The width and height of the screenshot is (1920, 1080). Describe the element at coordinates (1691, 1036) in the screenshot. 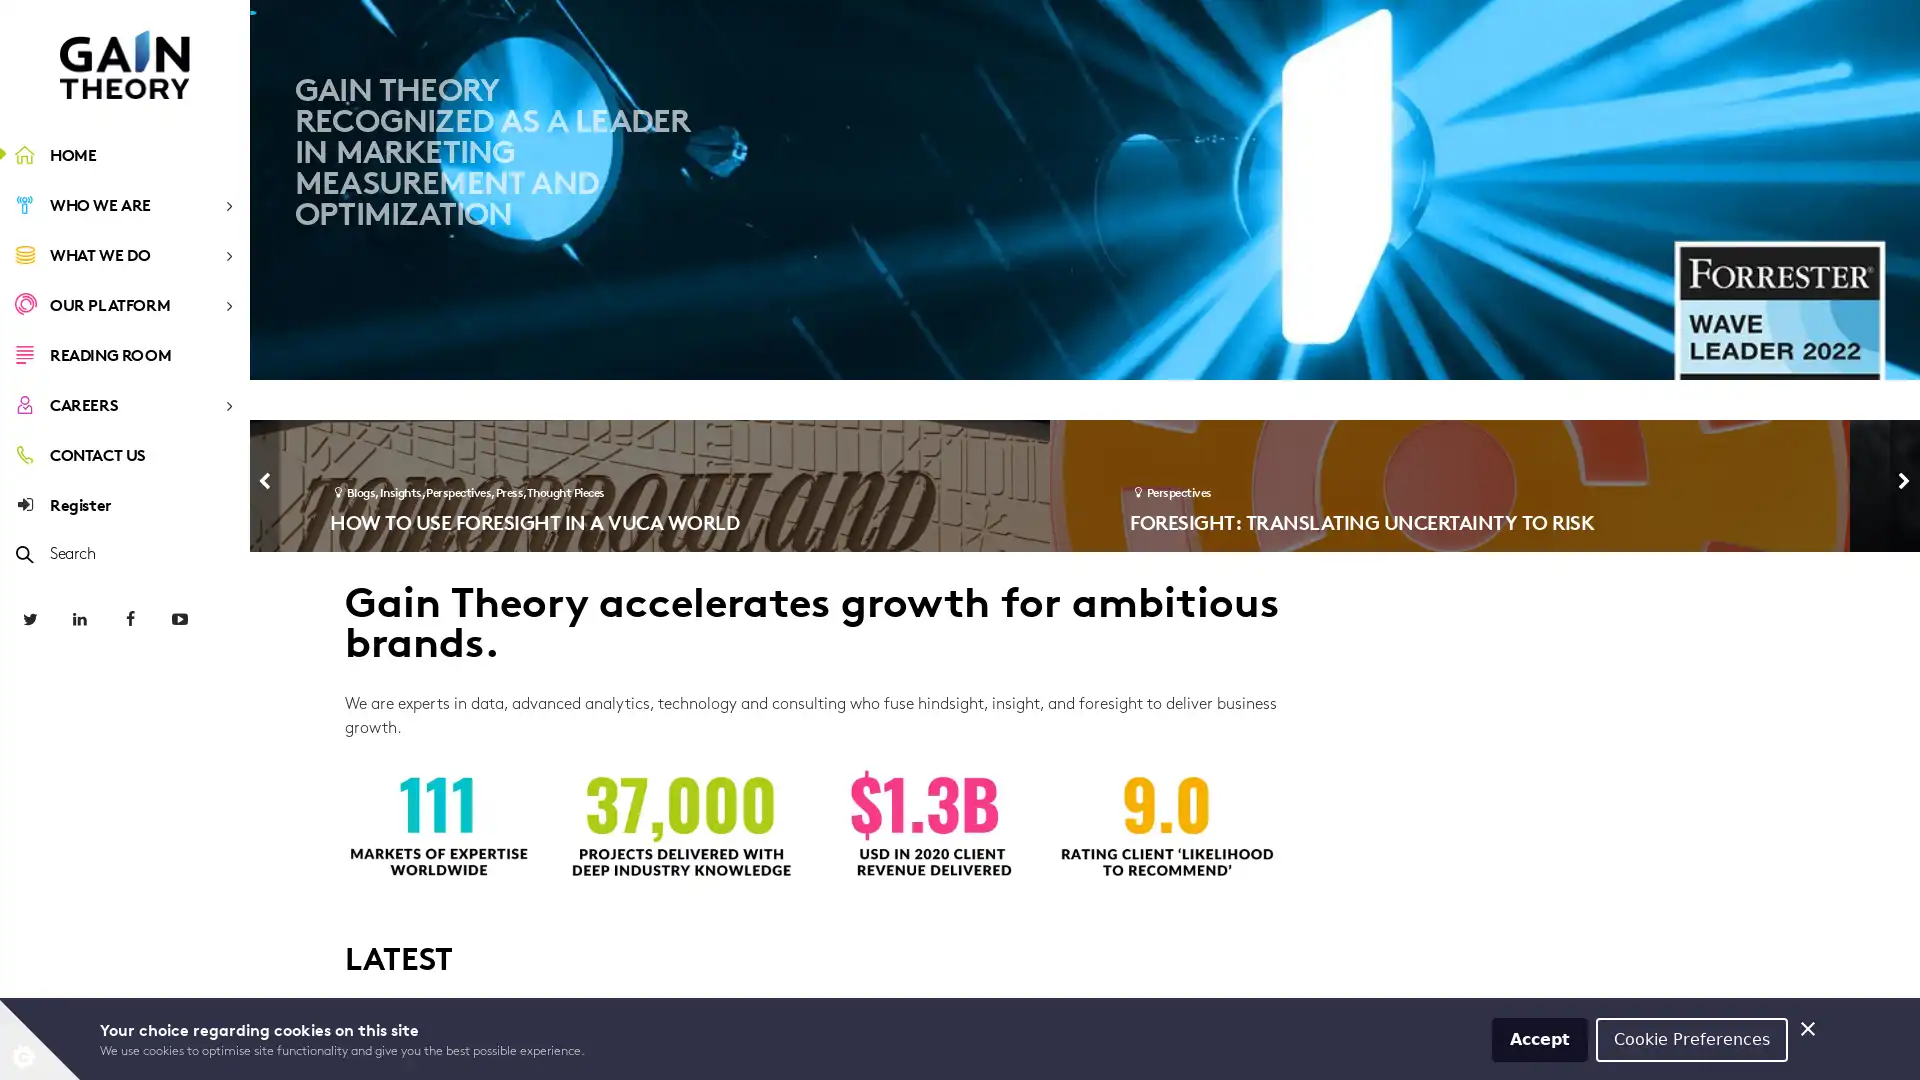

I see `Cookie Preferences` at that location.